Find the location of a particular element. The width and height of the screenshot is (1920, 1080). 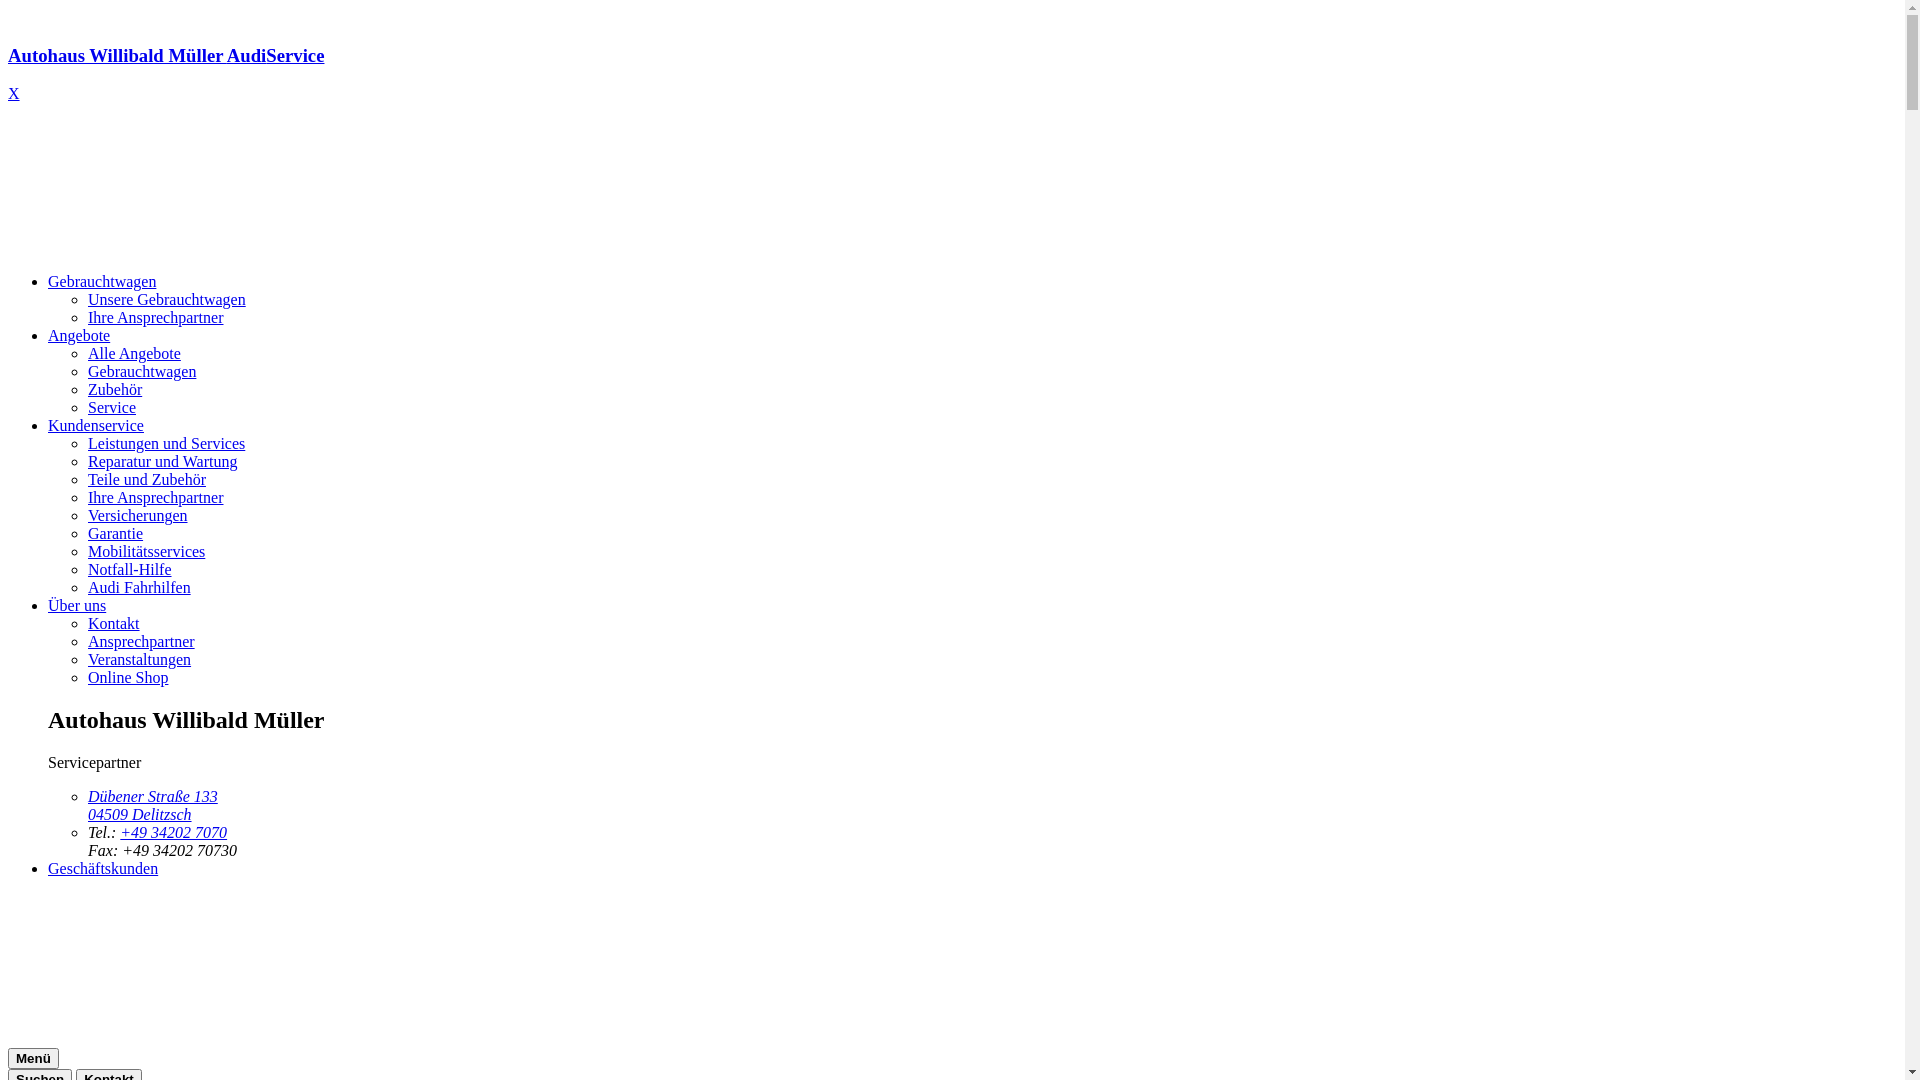

'+49 34202 7070' is located at coordinates (173, 832).